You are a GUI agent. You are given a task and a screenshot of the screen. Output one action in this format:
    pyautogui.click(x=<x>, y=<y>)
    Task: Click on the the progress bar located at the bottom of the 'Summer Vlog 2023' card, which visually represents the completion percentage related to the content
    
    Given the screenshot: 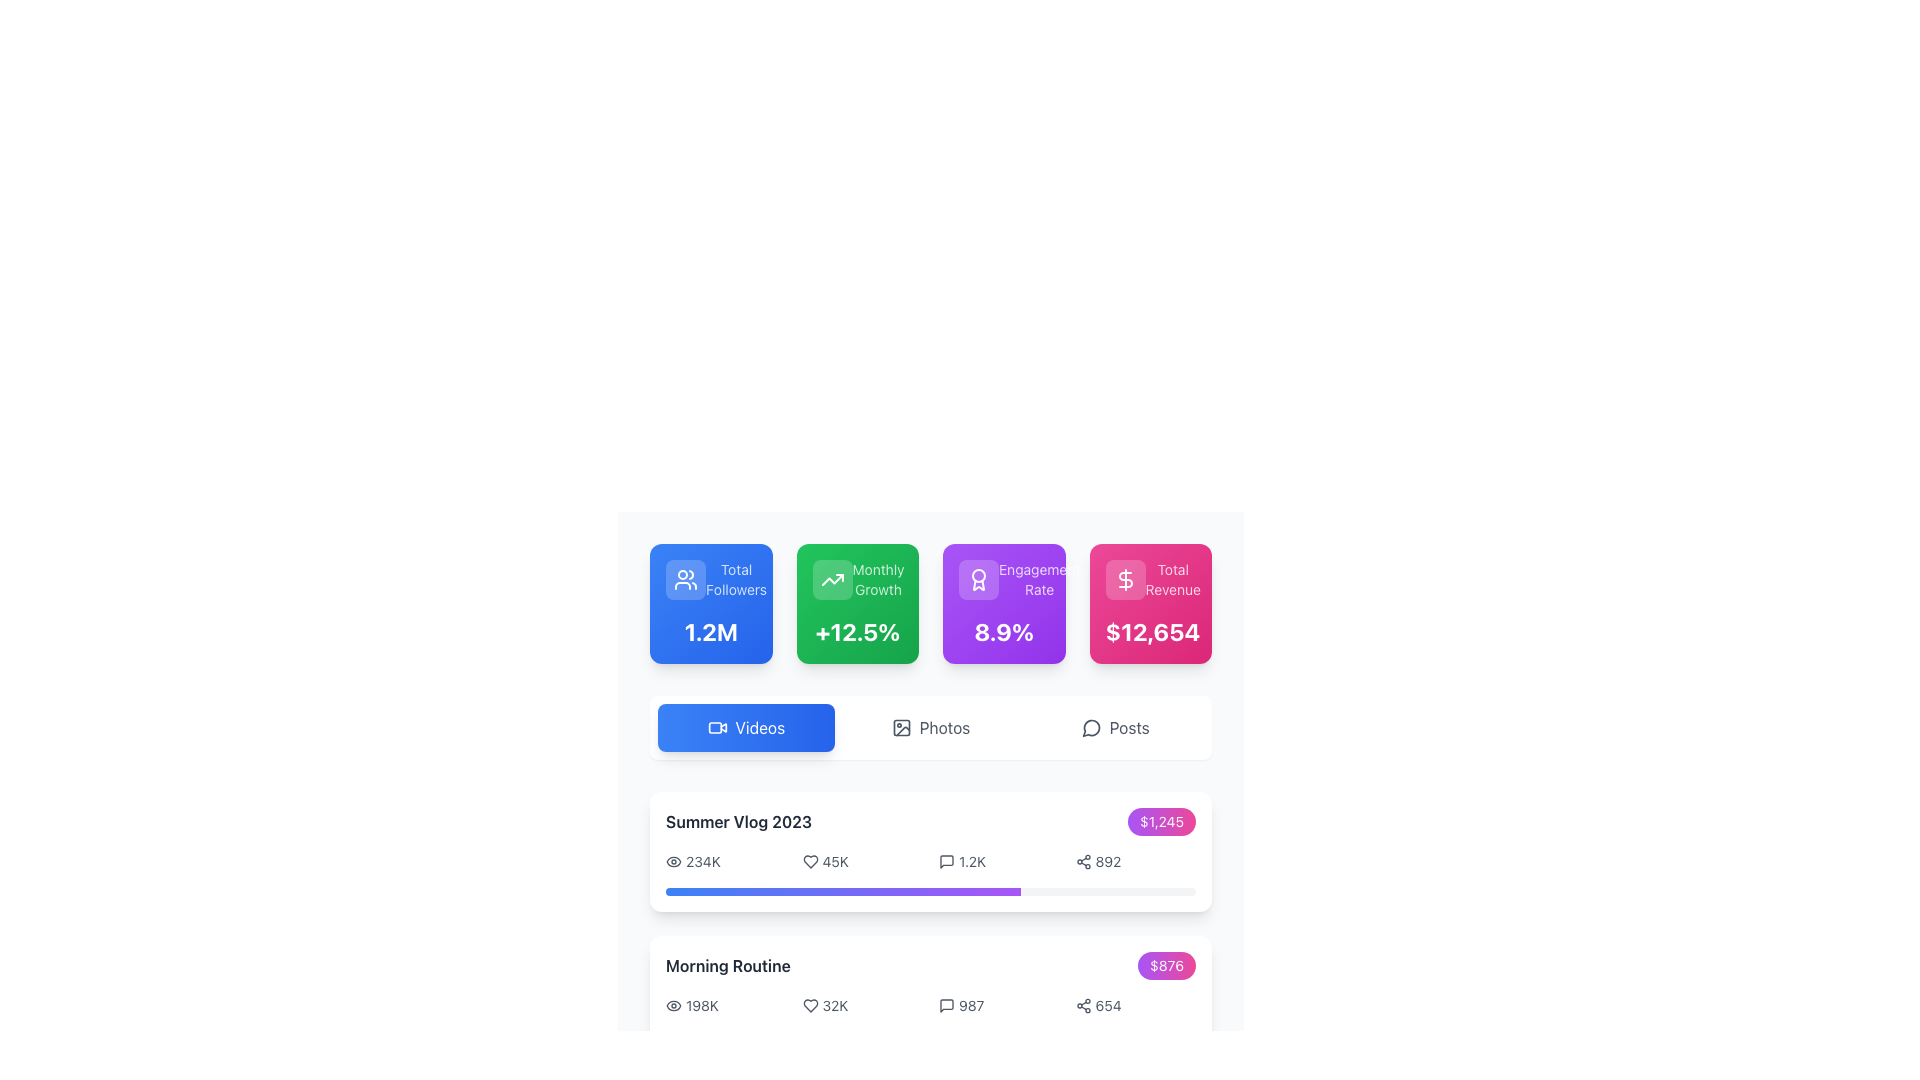 What is the action you would take?
    pyautogui.click(x=930, y=890)
    